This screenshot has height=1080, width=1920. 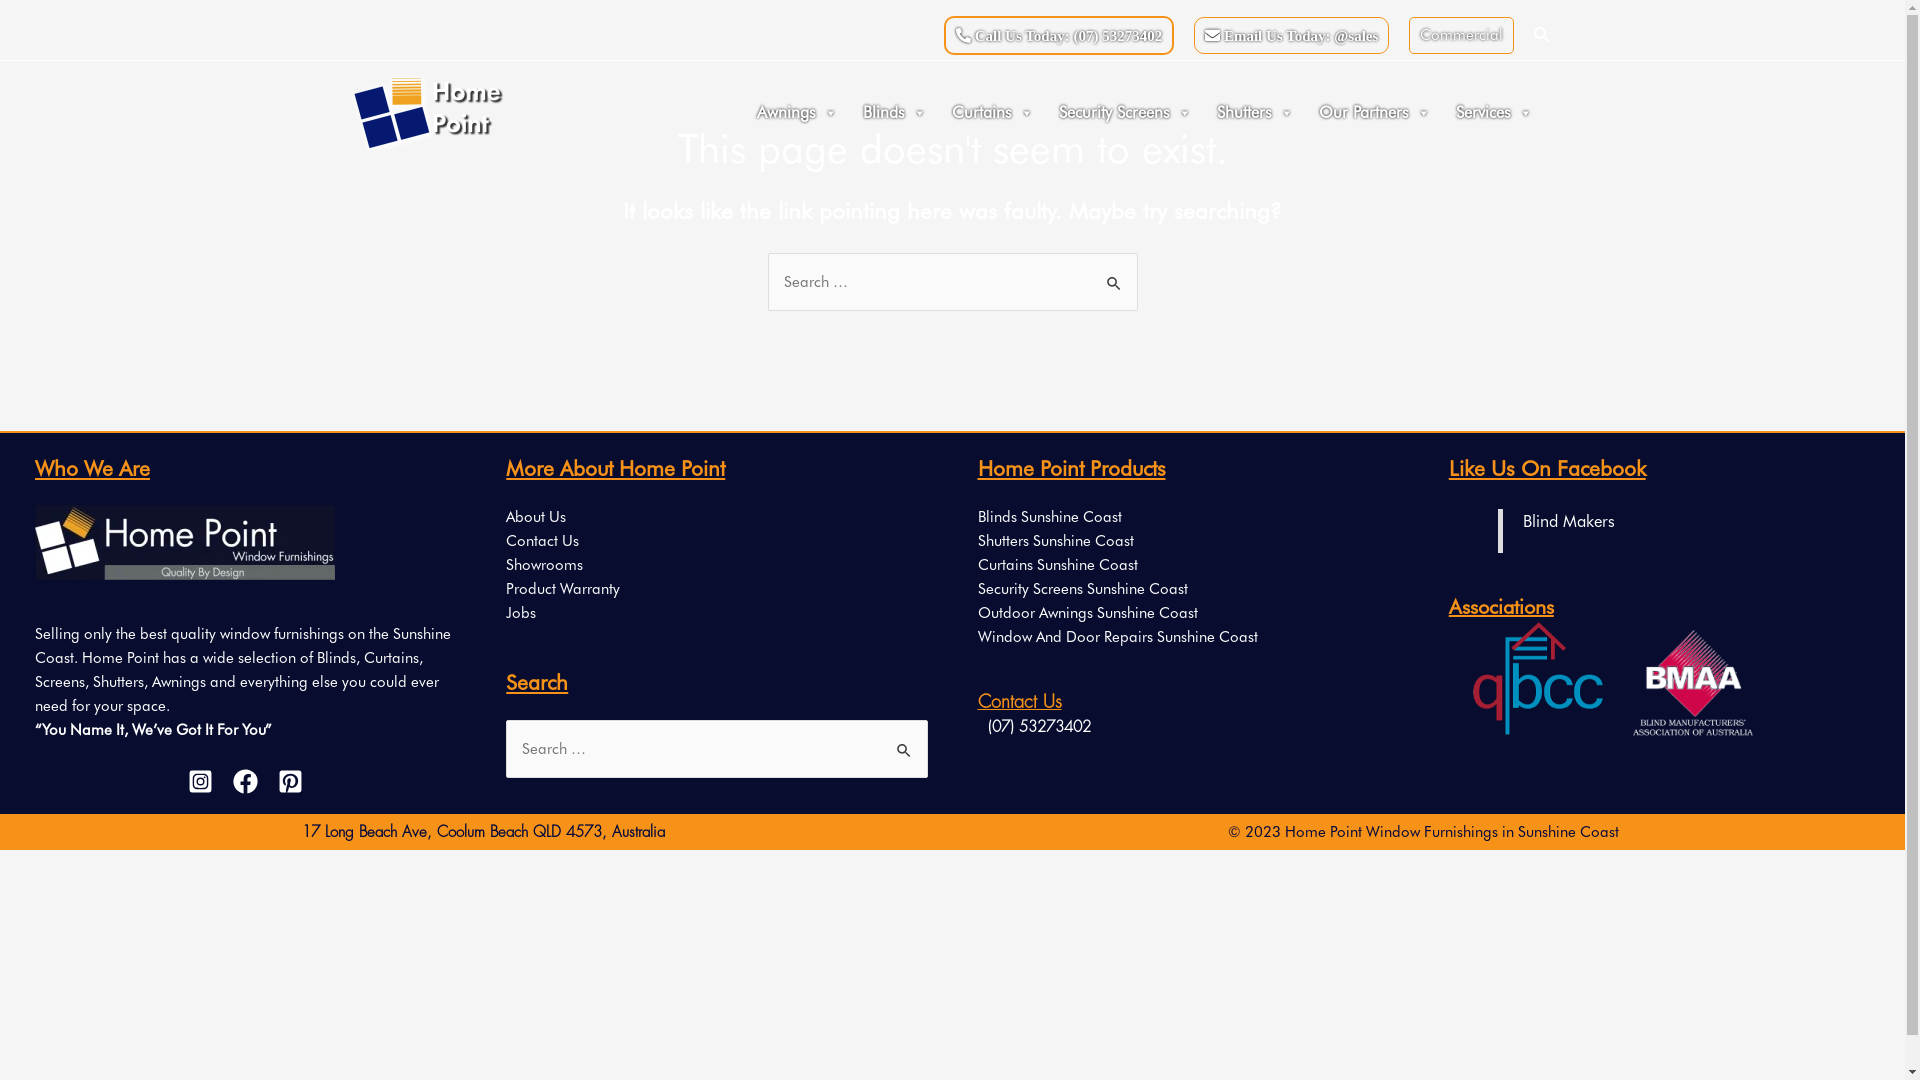 What do you see at coordinates (1049, 515) in the screenshot?
I see `'Blinds Sunshine Coast'` at bounding box center [1049, 515].